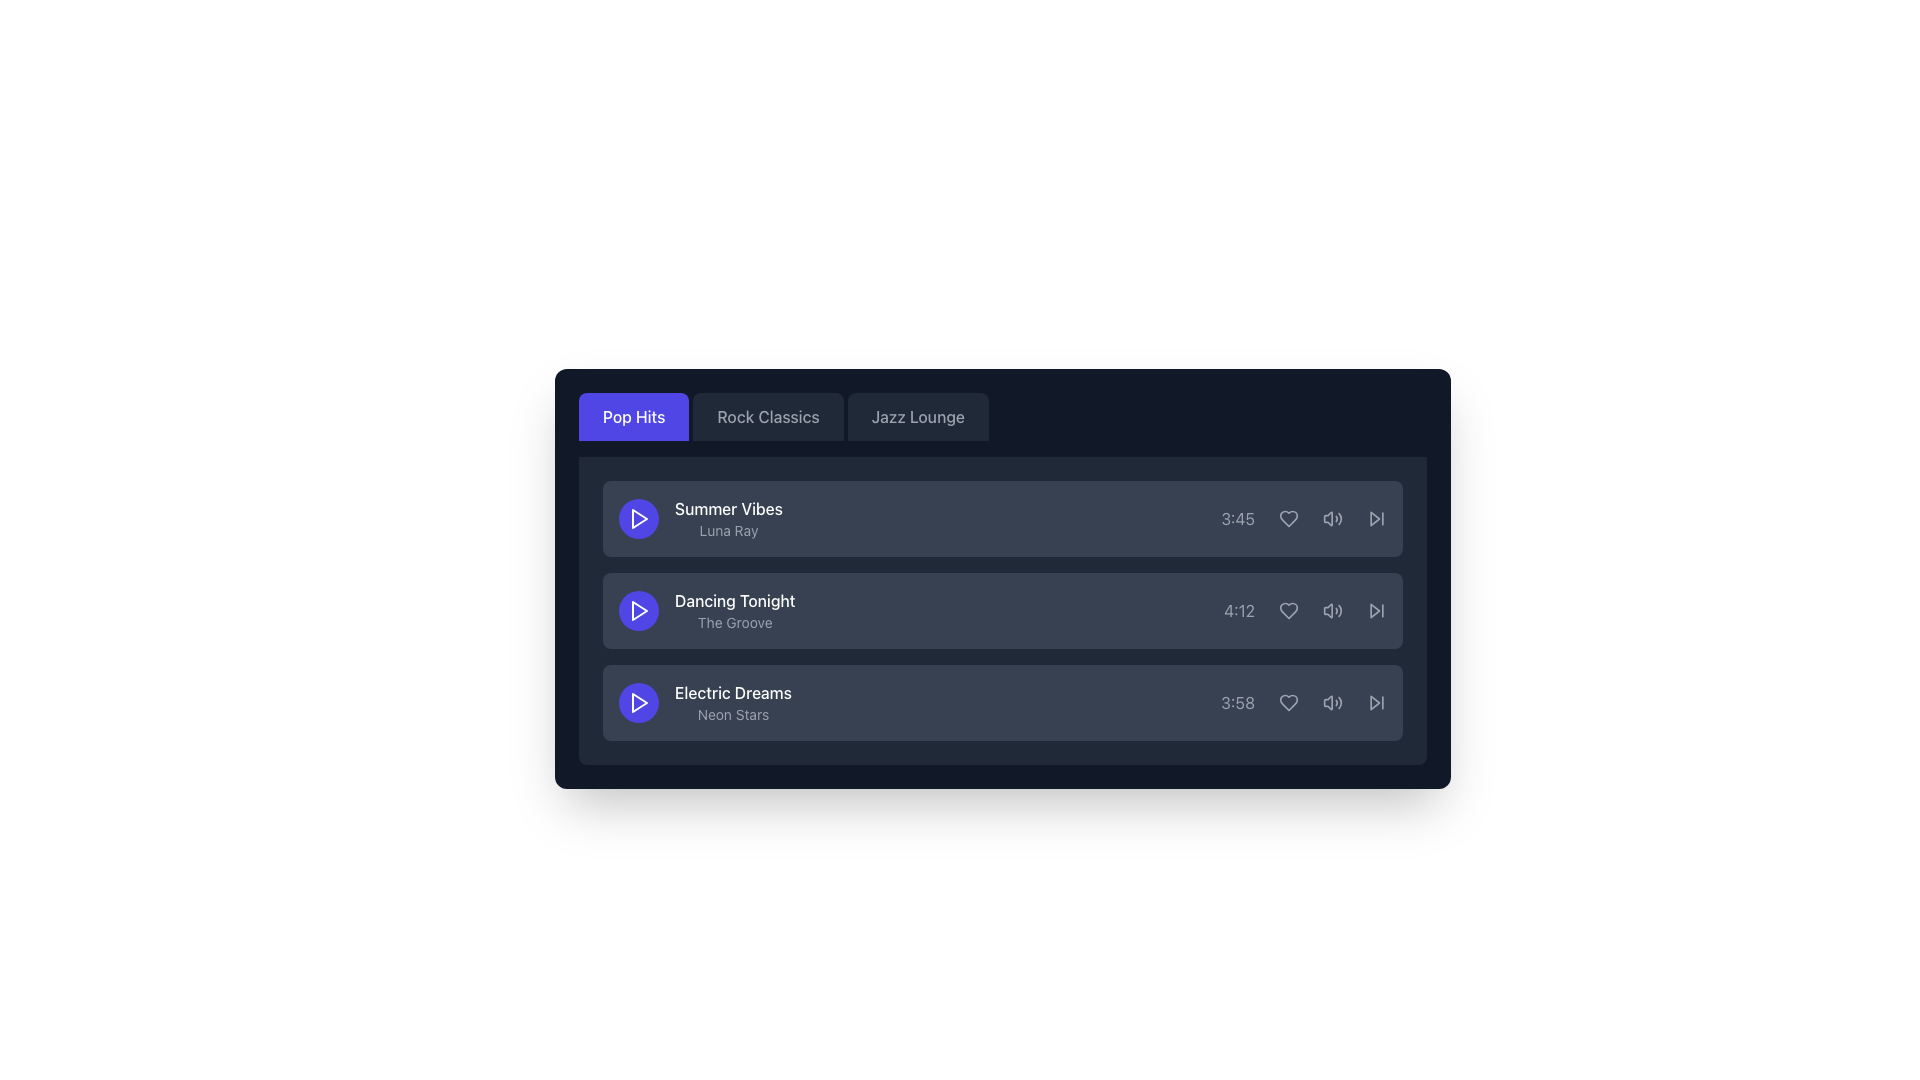 Image resolution: width=1920 pixels, height=1080 pixels. I want to click on the text block that serves as the title and subtitle of the second song in the playlist interface, which is located to the right of the circular play button, so click(734, 609).